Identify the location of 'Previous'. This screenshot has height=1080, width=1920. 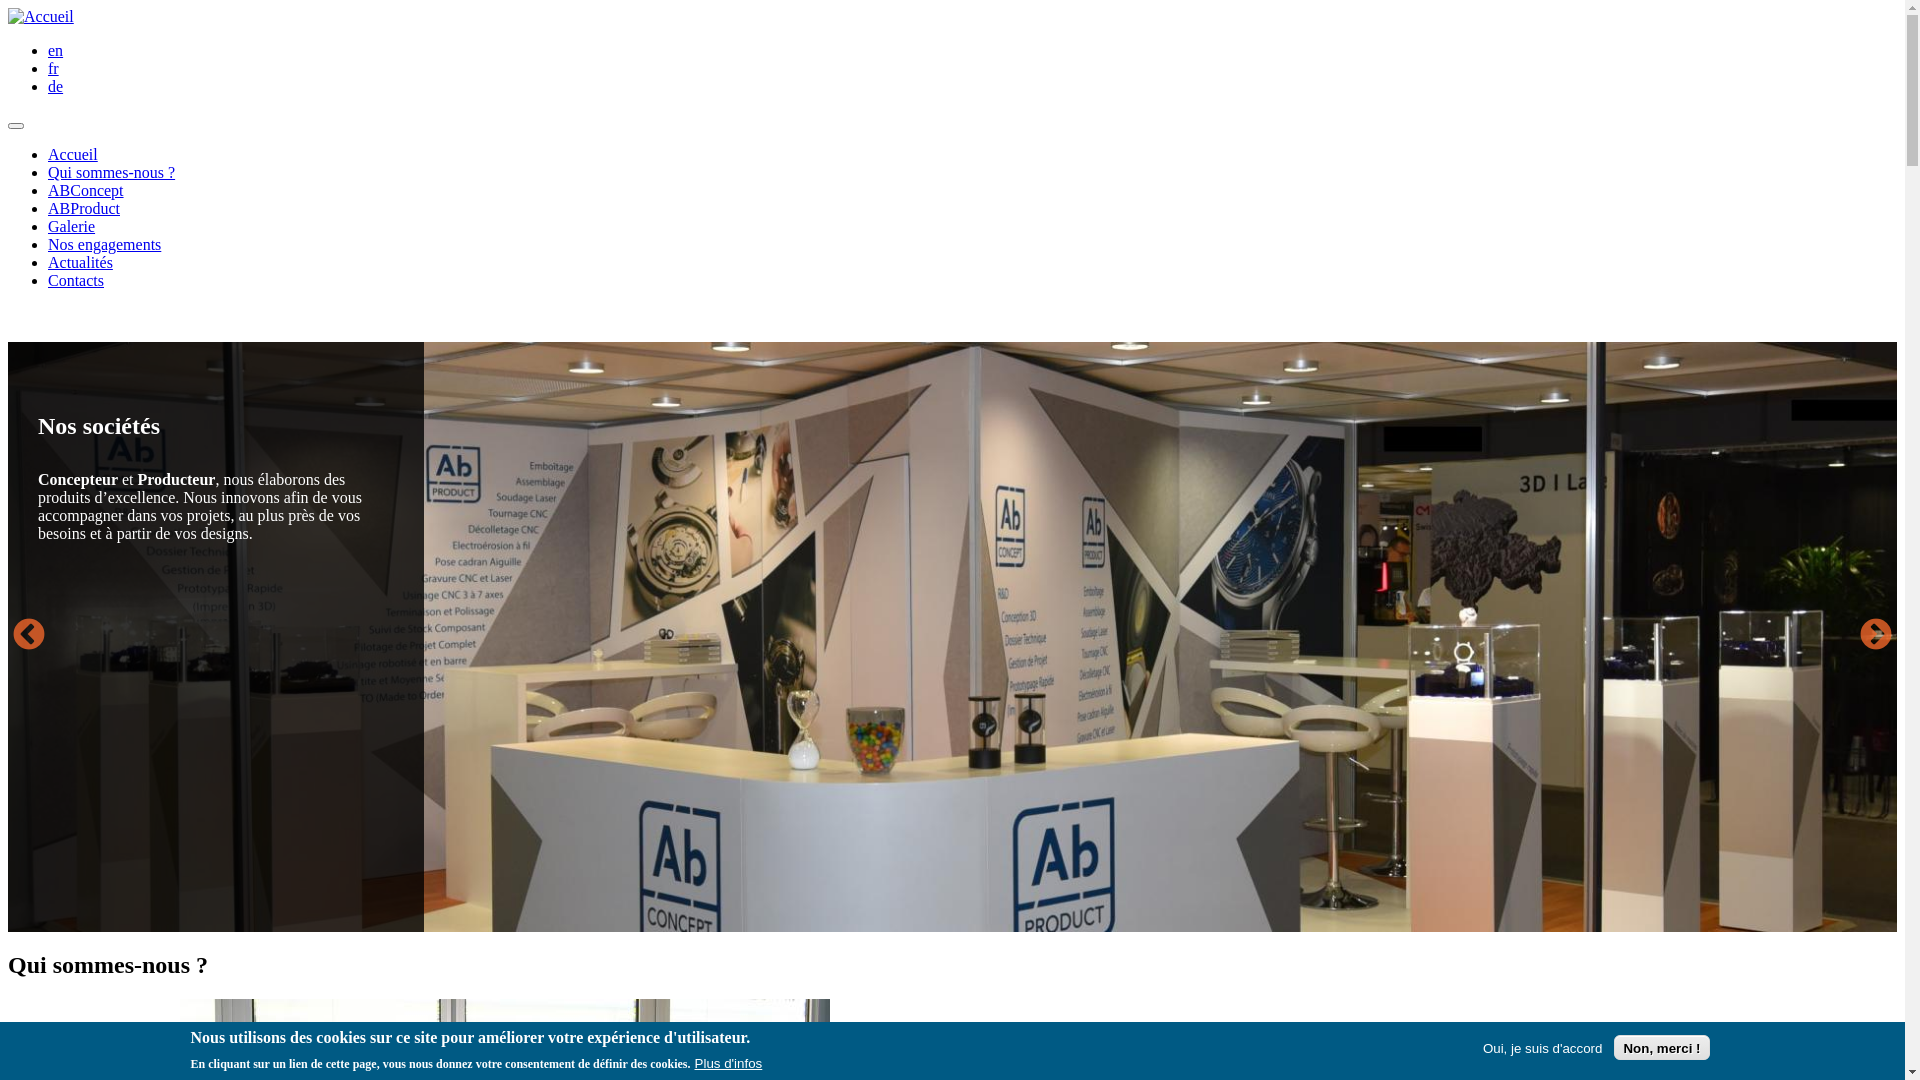
(28, 636).